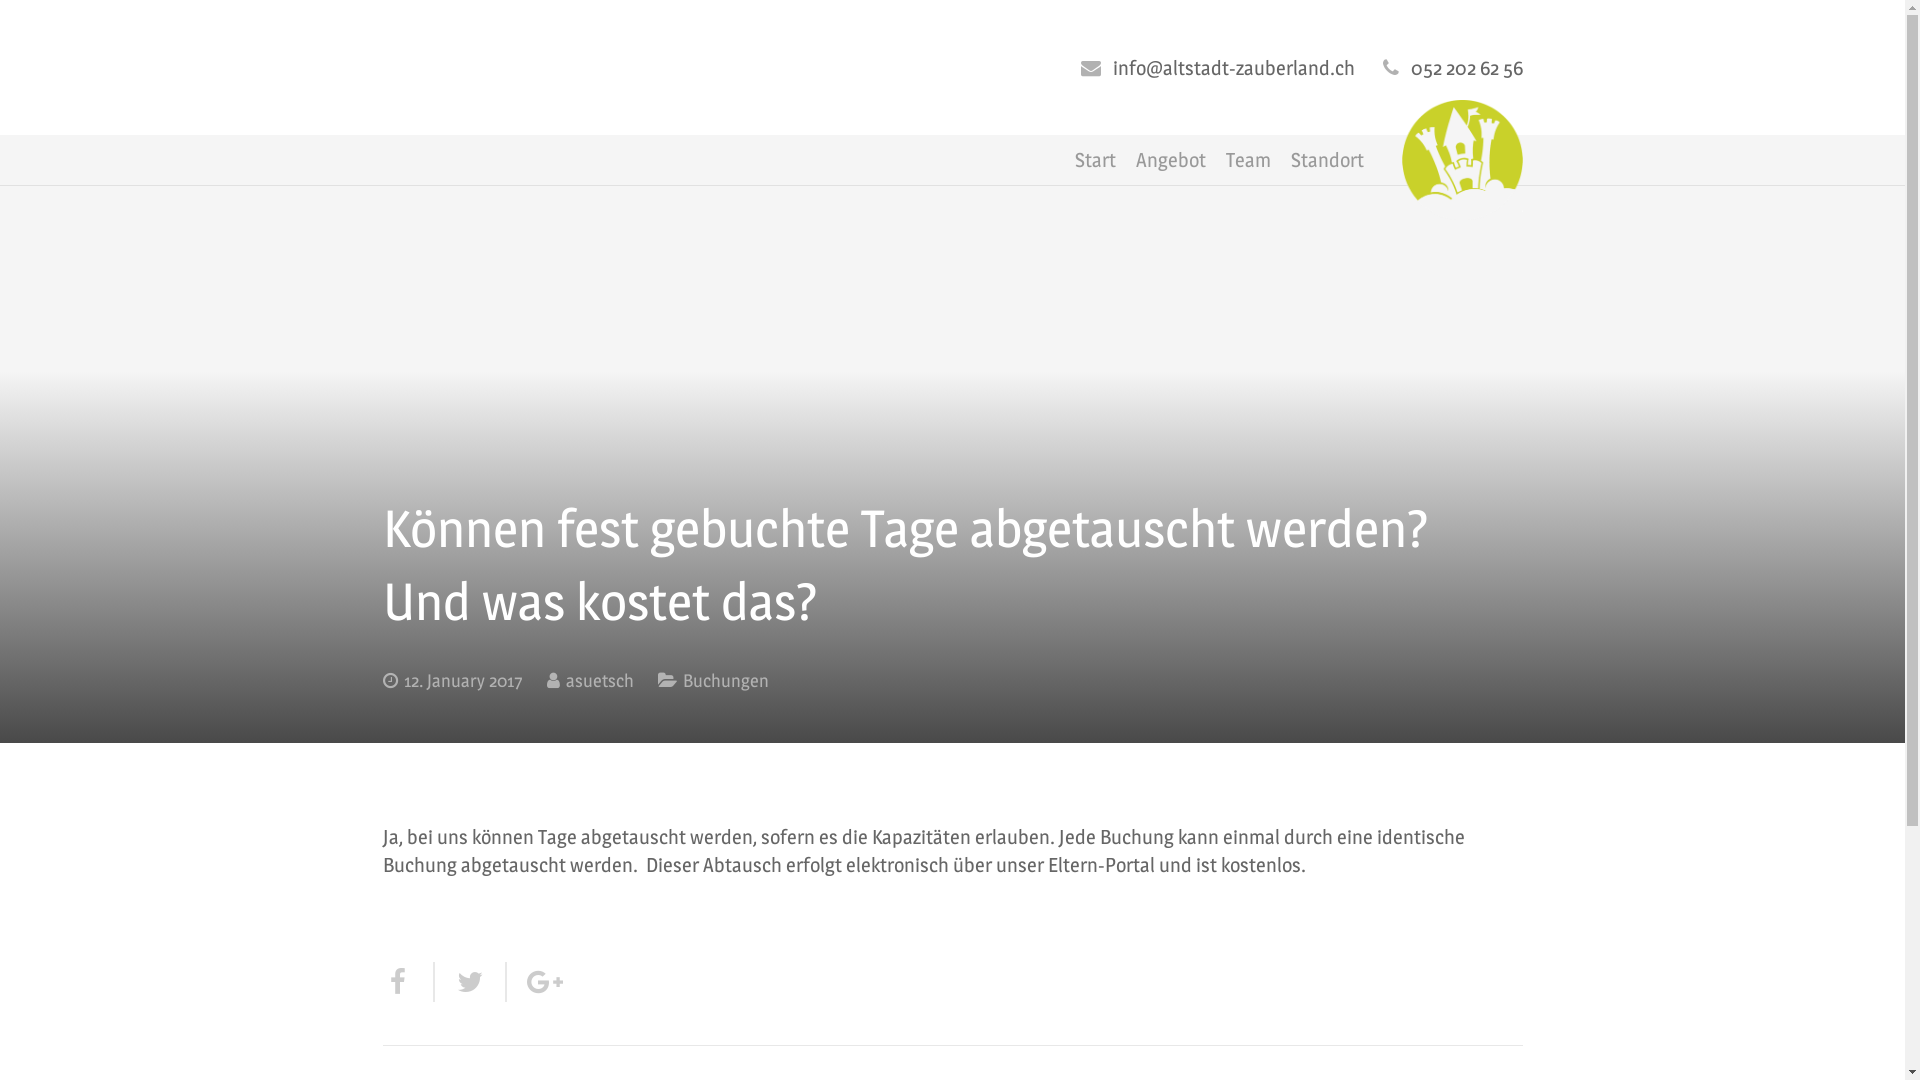 The height and width of the screenshot is (1080, 1920). What do you see at coordinates (723, 679) in the screenshot?
I see `'Buchungen'` at bounding box center [723, 679].